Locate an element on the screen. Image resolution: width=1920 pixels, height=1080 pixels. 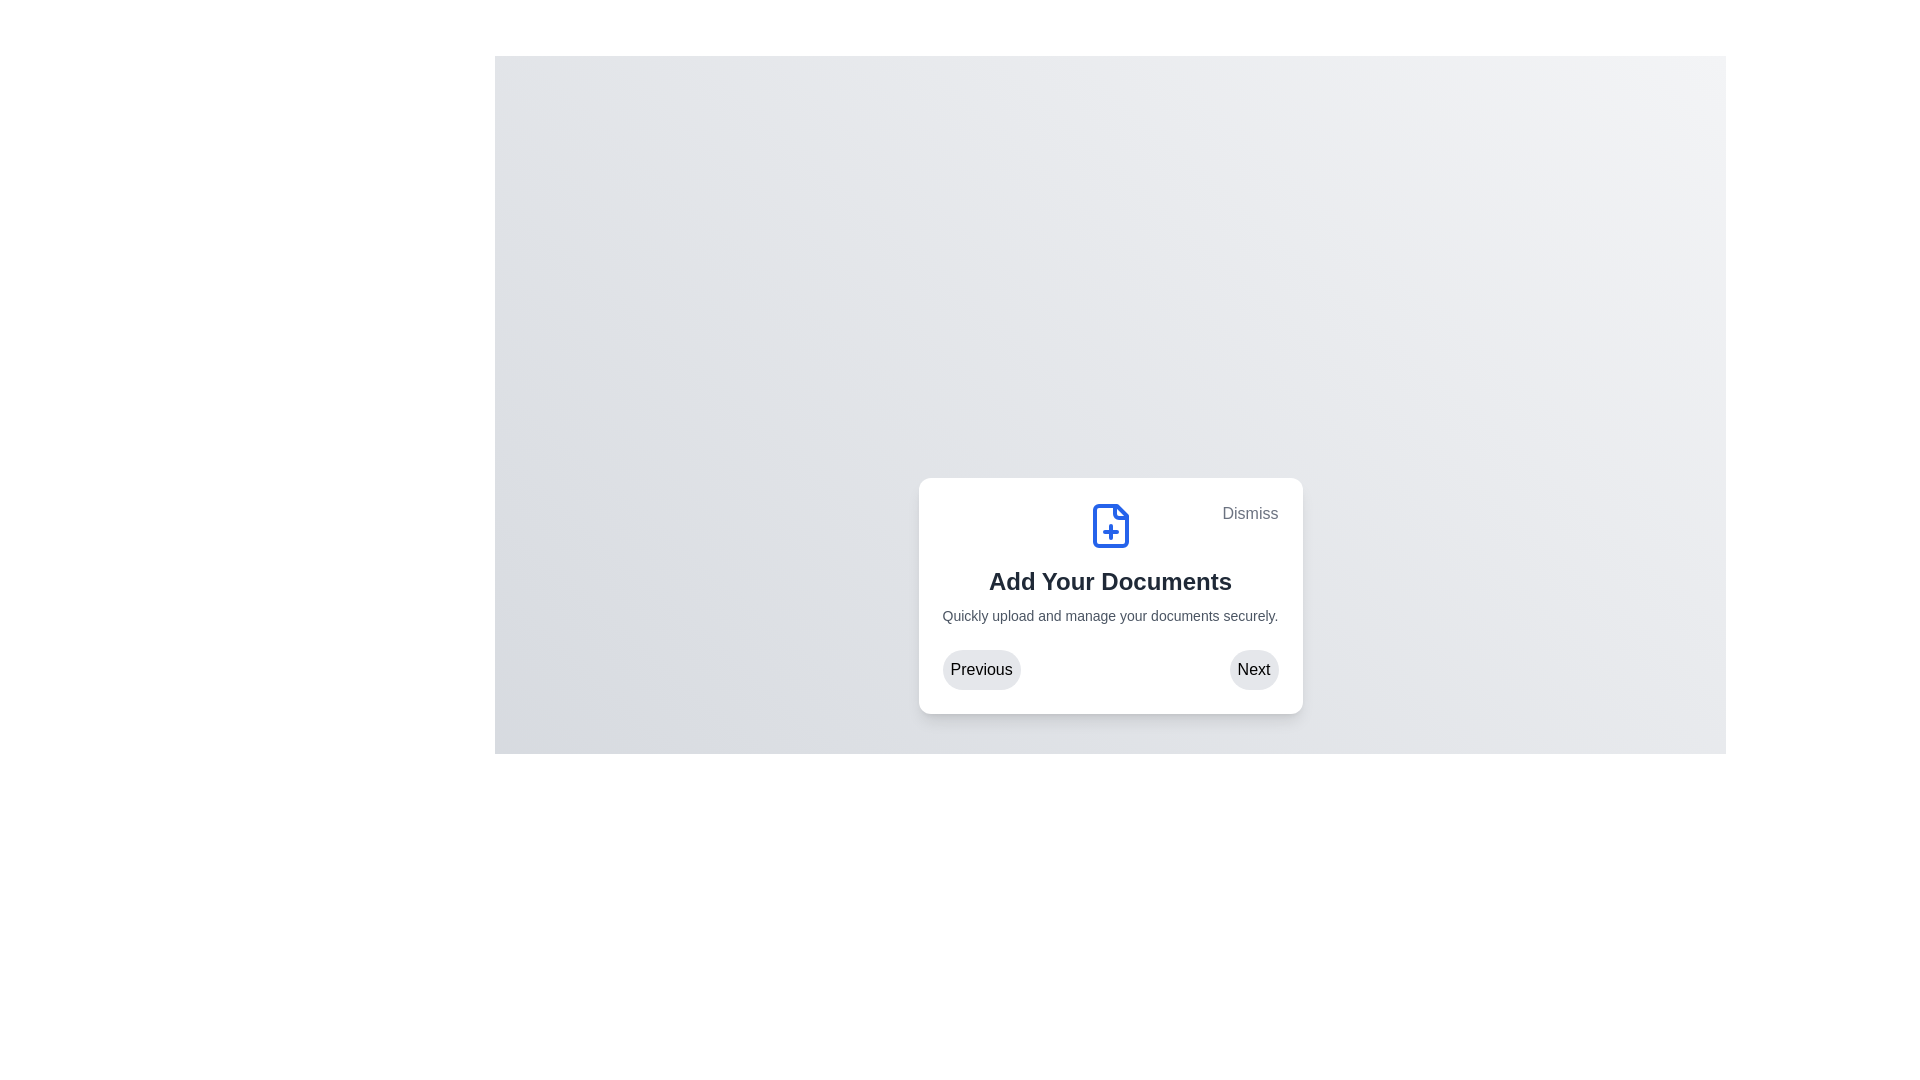
the file document icon with a plus sign, which is located above the title 'Add Your Documents' in the modal dialog box is located at coordinates (1109, 524).